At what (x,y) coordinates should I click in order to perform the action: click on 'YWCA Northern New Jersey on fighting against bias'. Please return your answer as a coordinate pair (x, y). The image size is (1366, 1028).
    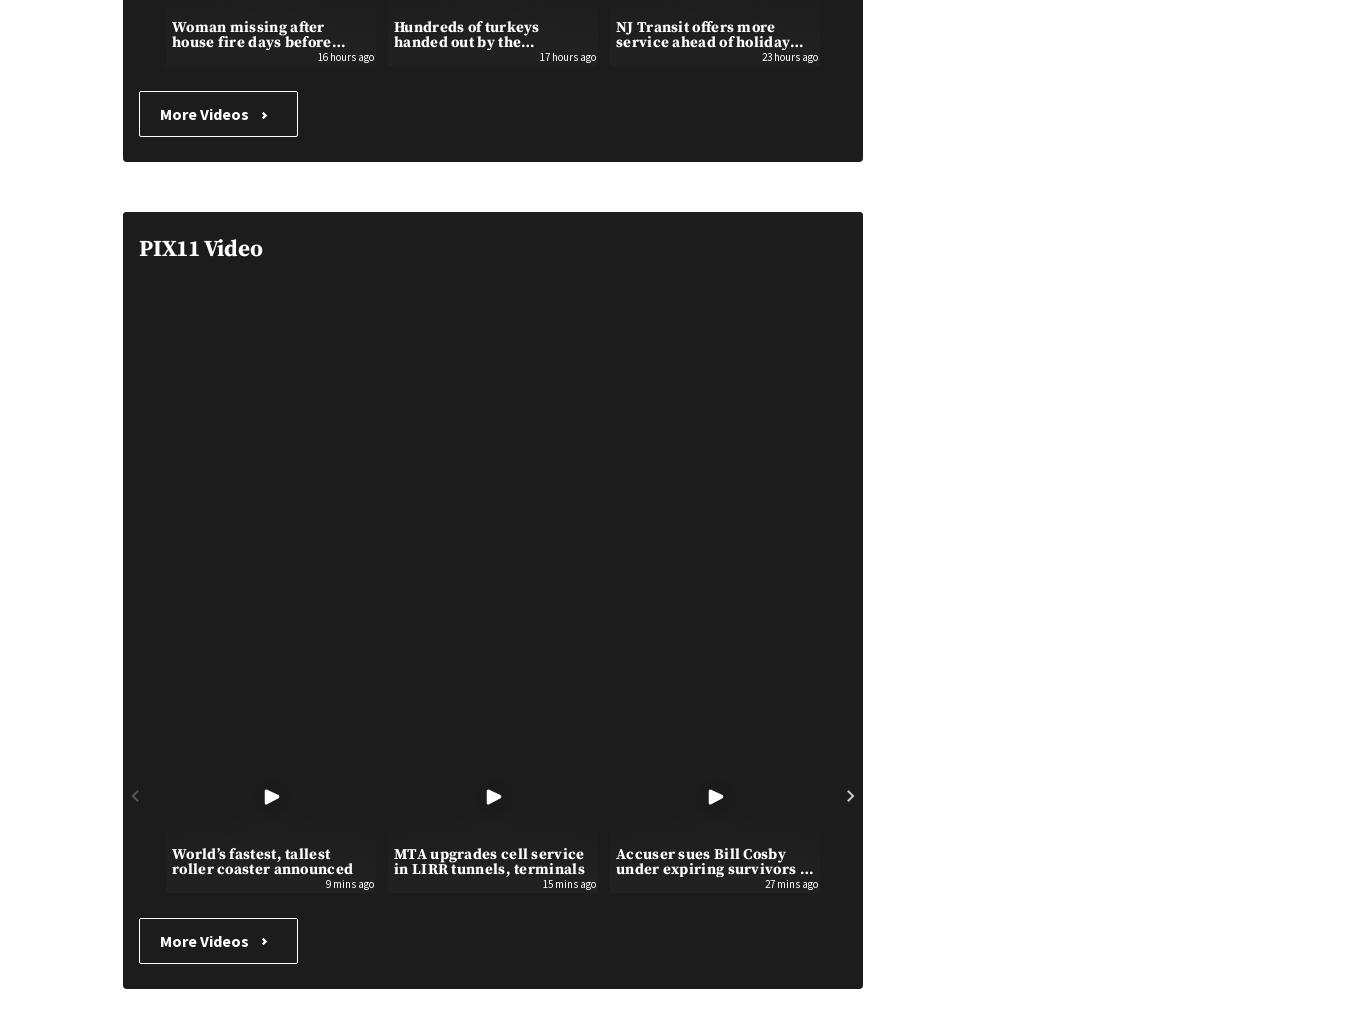
    Looking at the image, I should click on (935, 34).